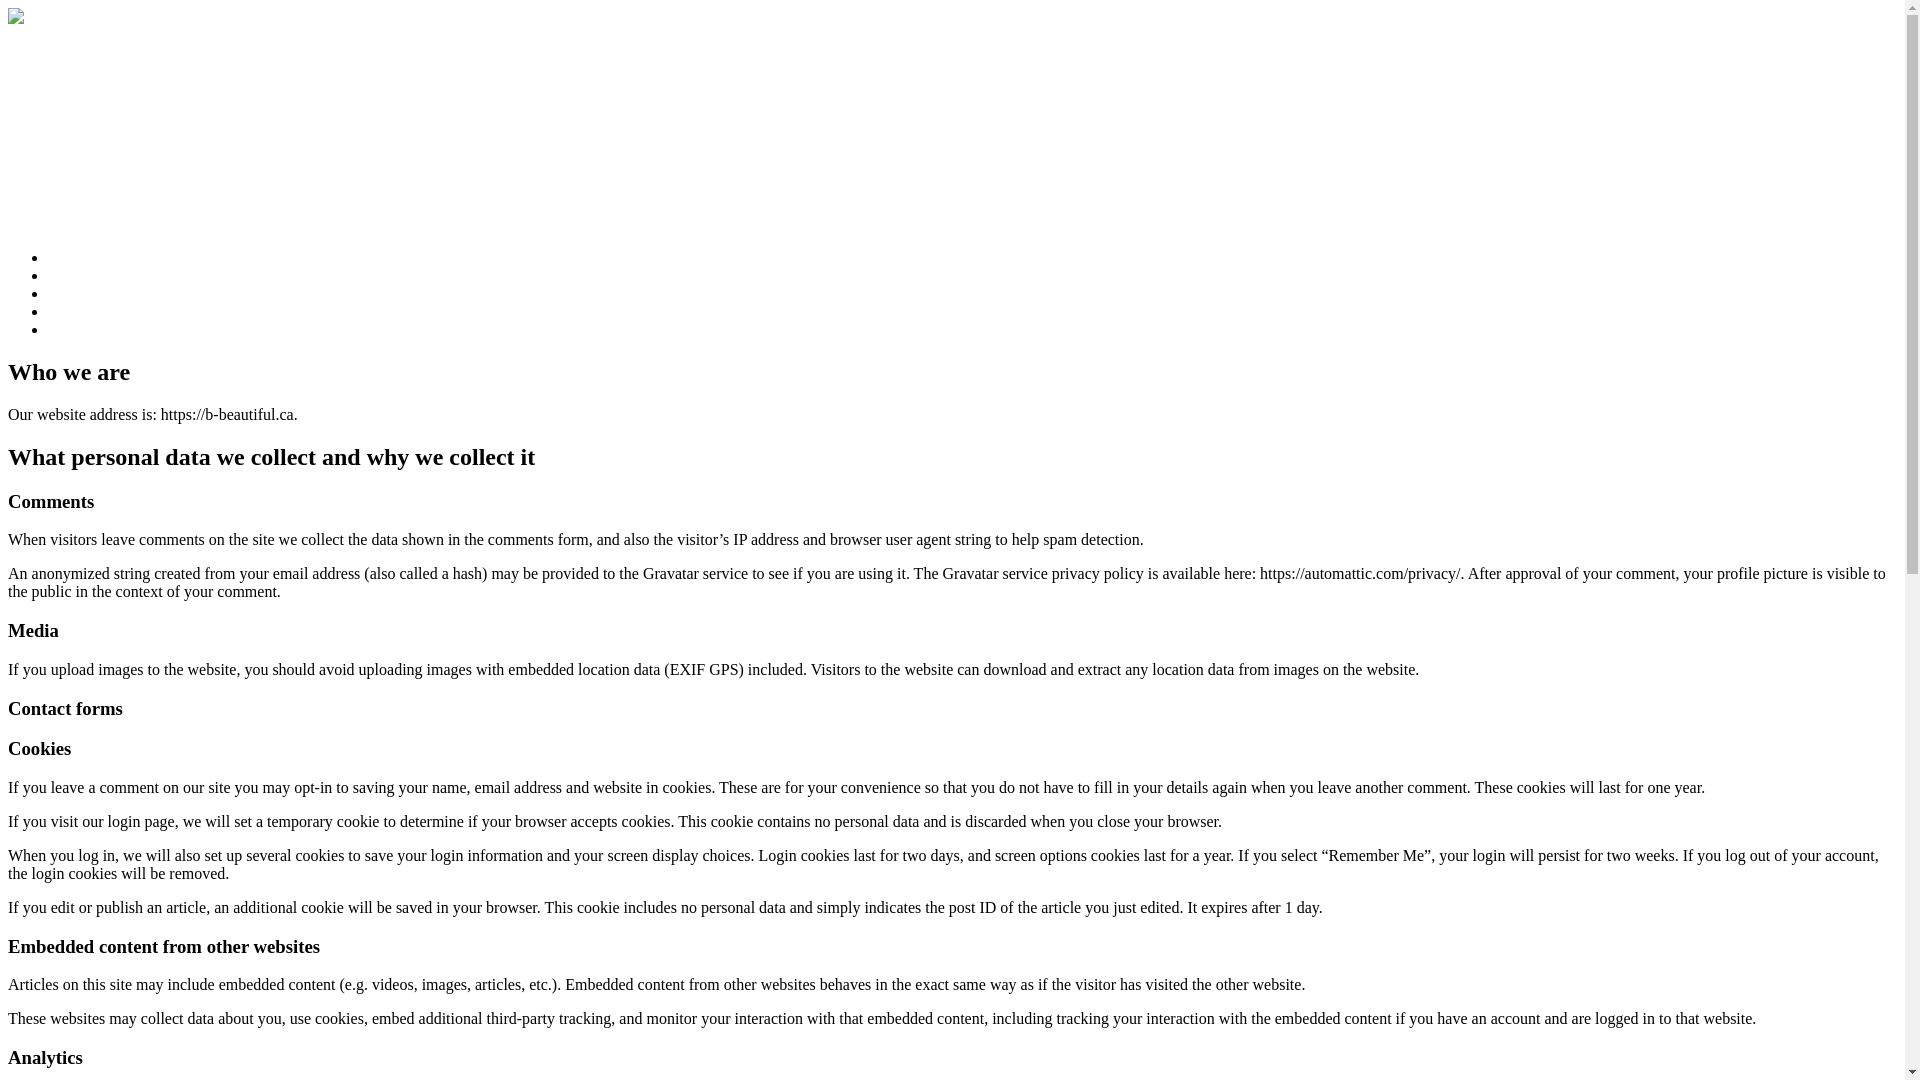 The image size is (1920, 1080). Describe the element at coordinates (99, 54) in the screenshot. I see `'Be Beautiful Aesthetics'` at that location.